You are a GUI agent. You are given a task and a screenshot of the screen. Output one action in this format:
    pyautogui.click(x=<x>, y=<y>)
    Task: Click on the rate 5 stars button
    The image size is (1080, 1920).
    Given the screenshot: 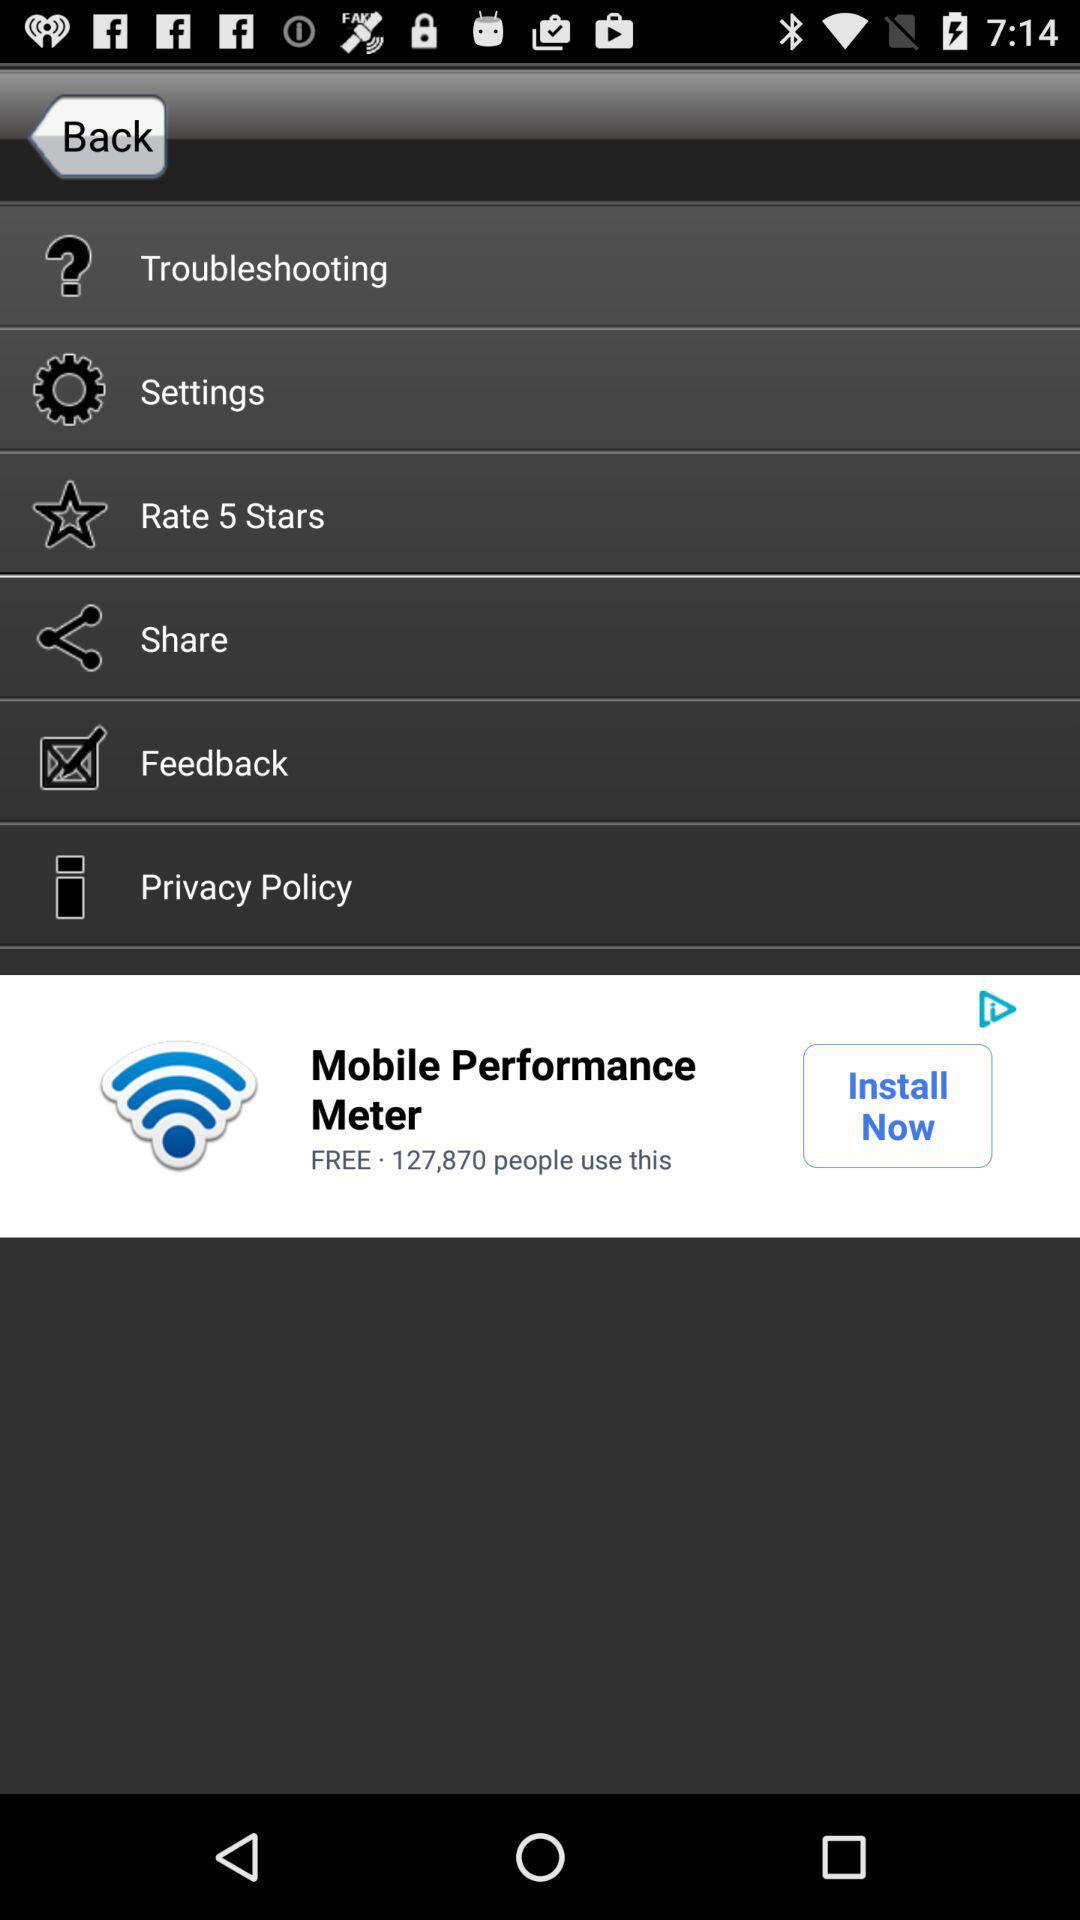 What is the action you would take?
    pyautogui.click(x=540, y=513)
    